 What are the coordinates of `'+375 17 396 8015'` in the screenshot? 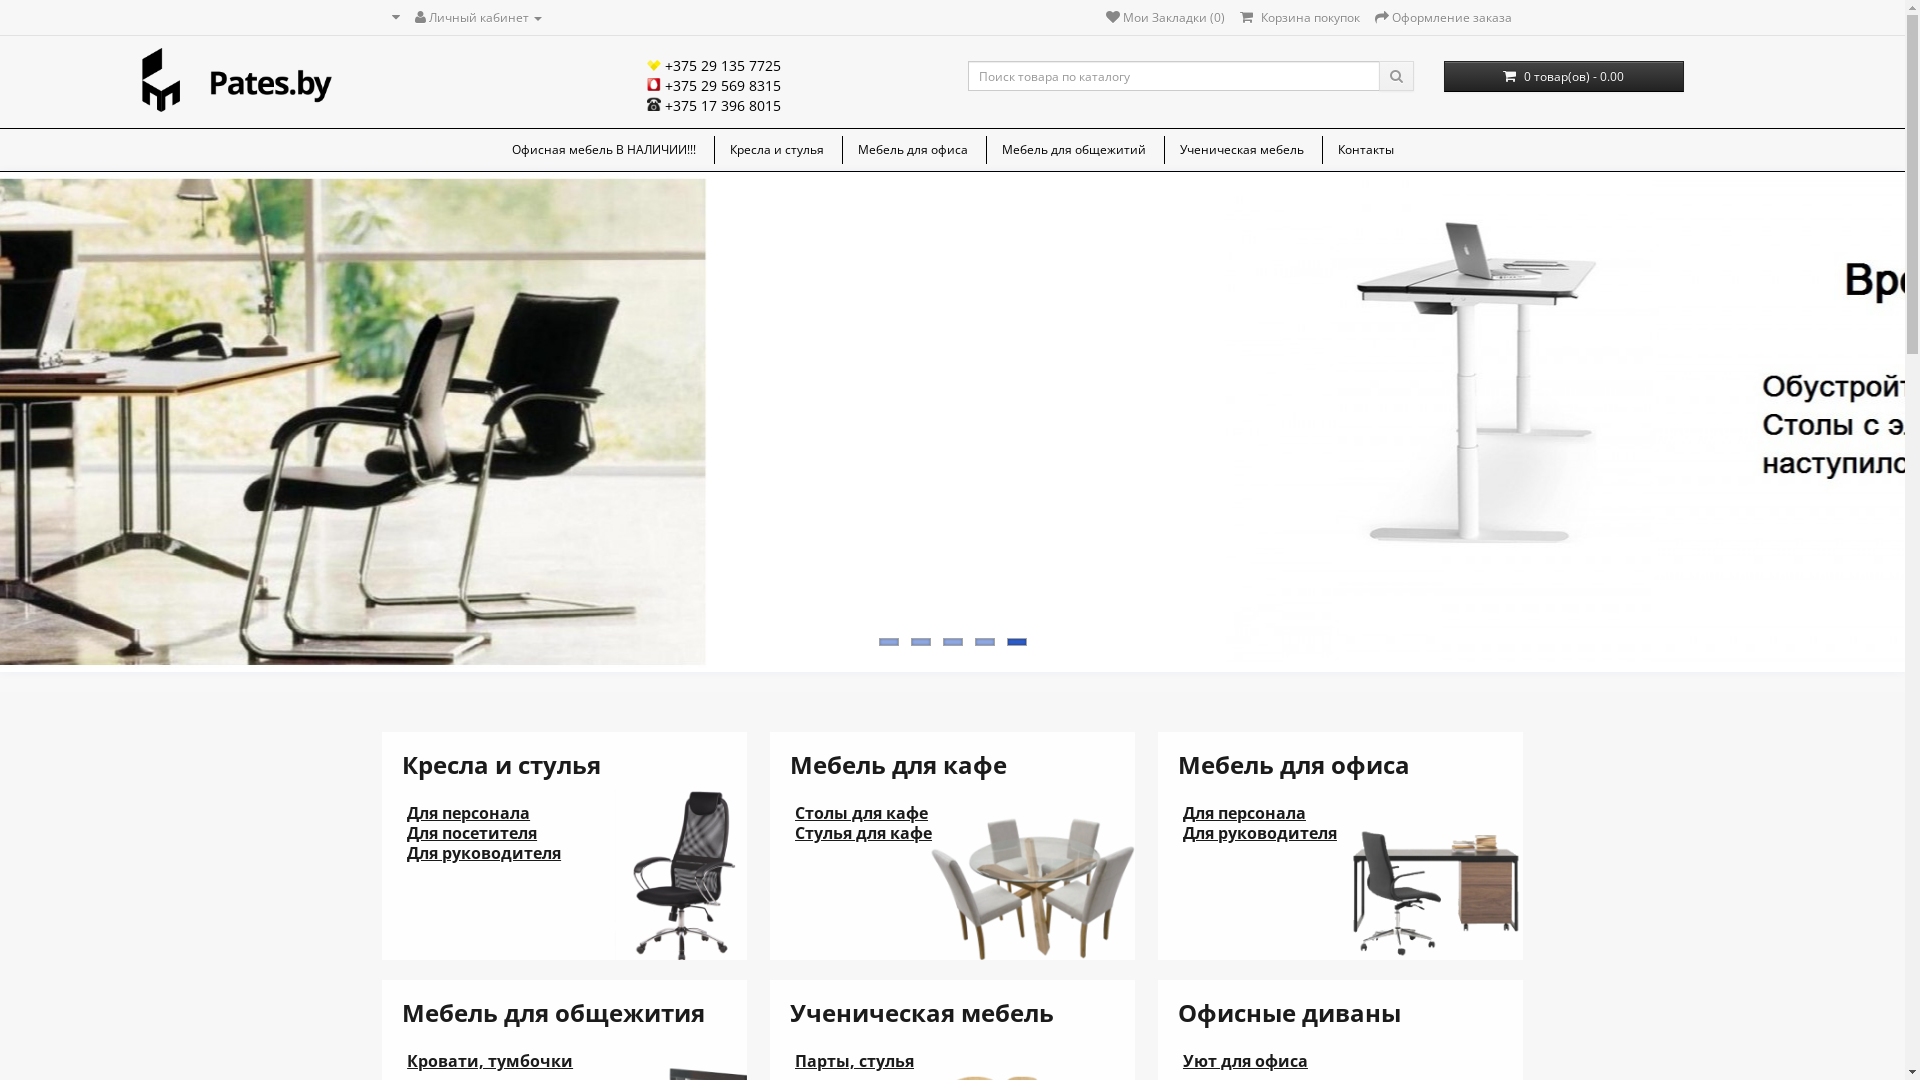 It's located at (490, 105).